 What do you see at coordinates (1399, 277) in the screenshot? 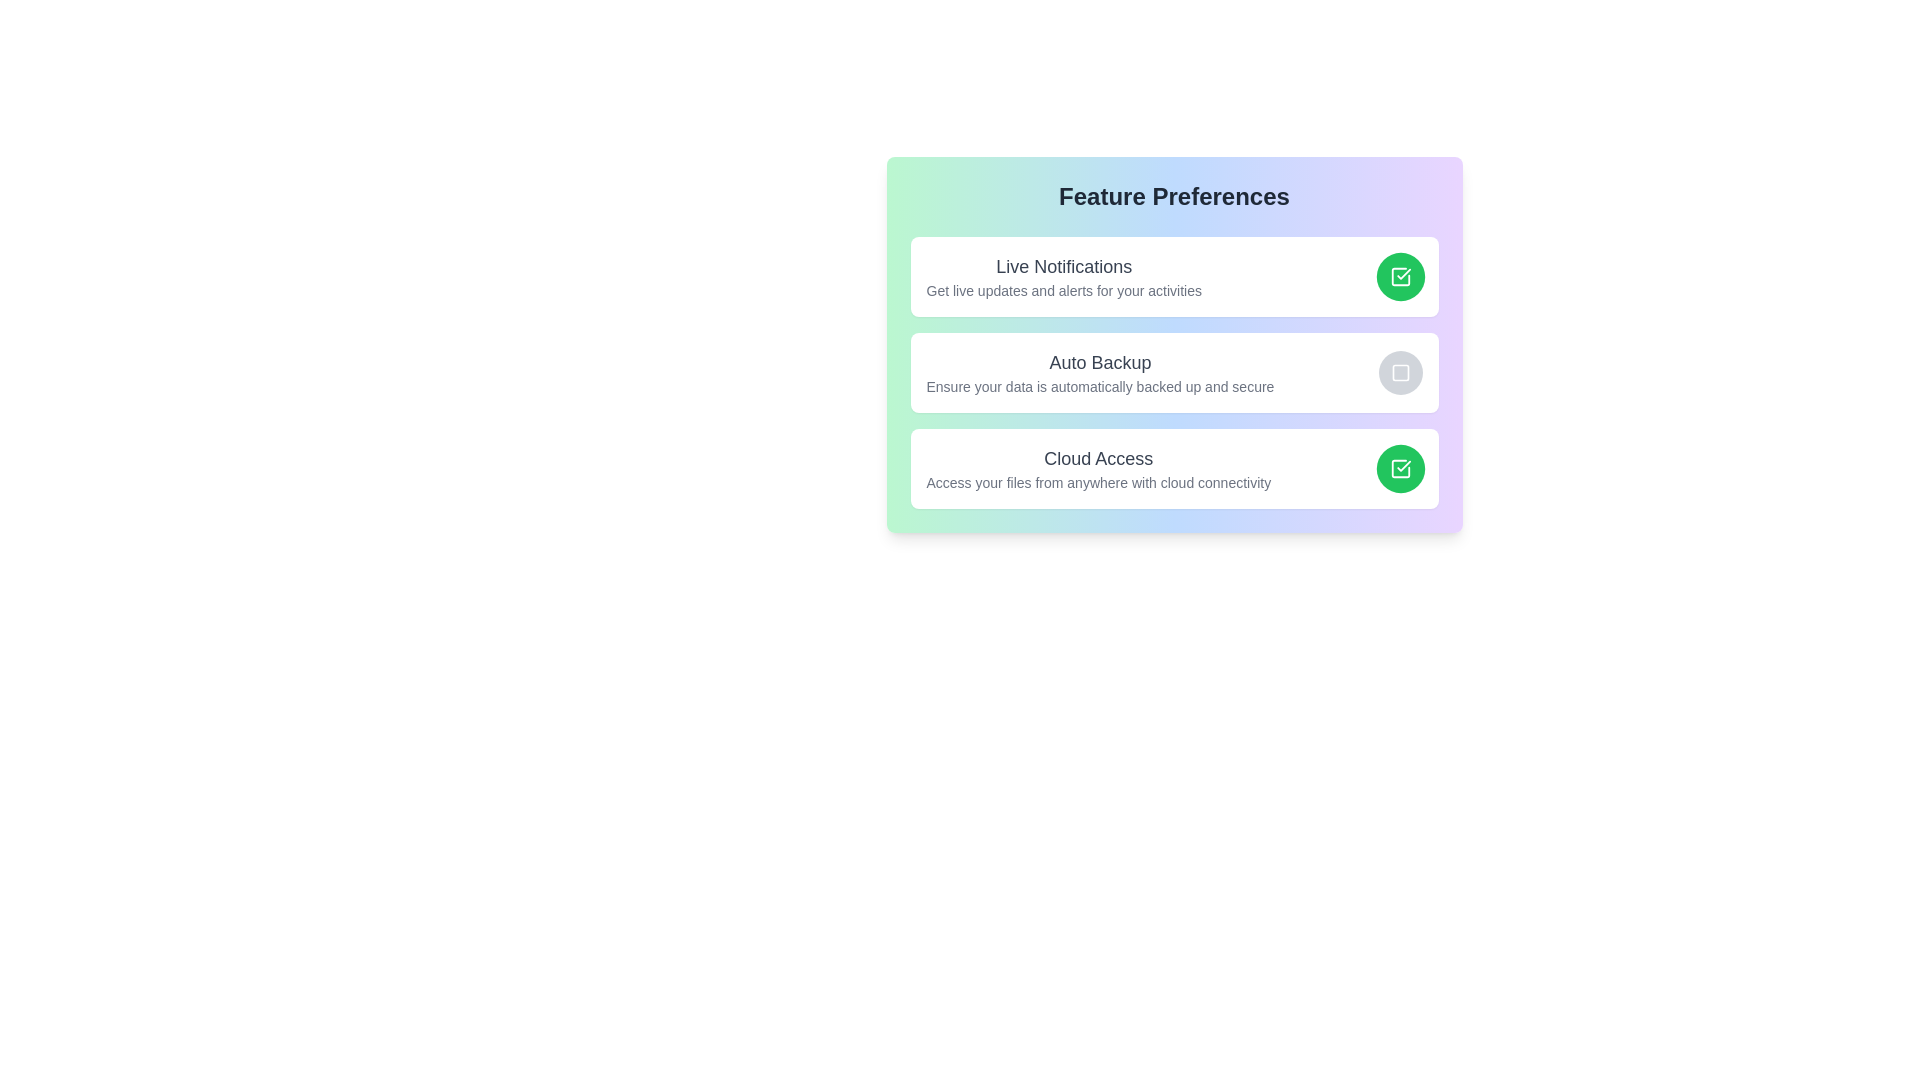
I see `the Icon component (check within a square) located in the top-right corner of the 'Live Notifications' row in the preferences section to indicate its enabled state` at bounding box center [1399, 277].